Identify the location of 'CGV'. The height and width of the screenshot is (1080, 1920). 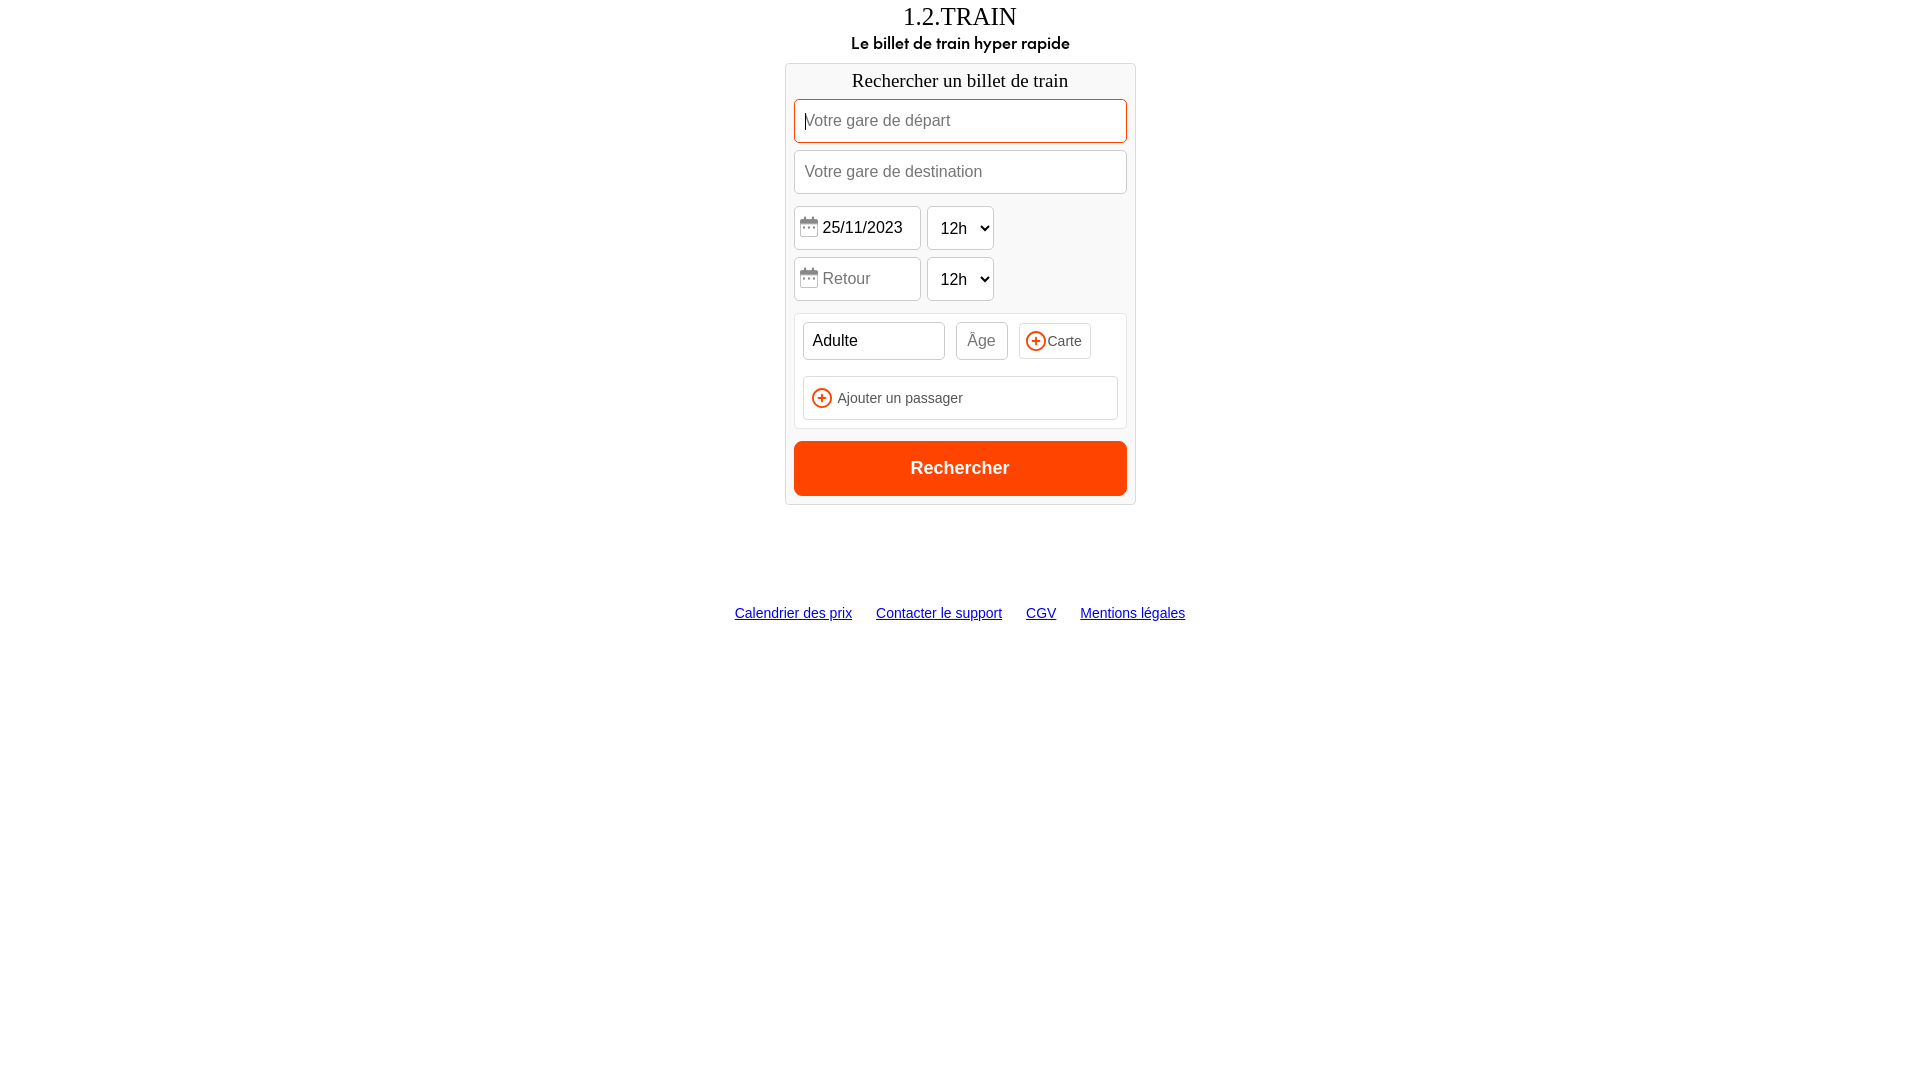
(1040, 612).